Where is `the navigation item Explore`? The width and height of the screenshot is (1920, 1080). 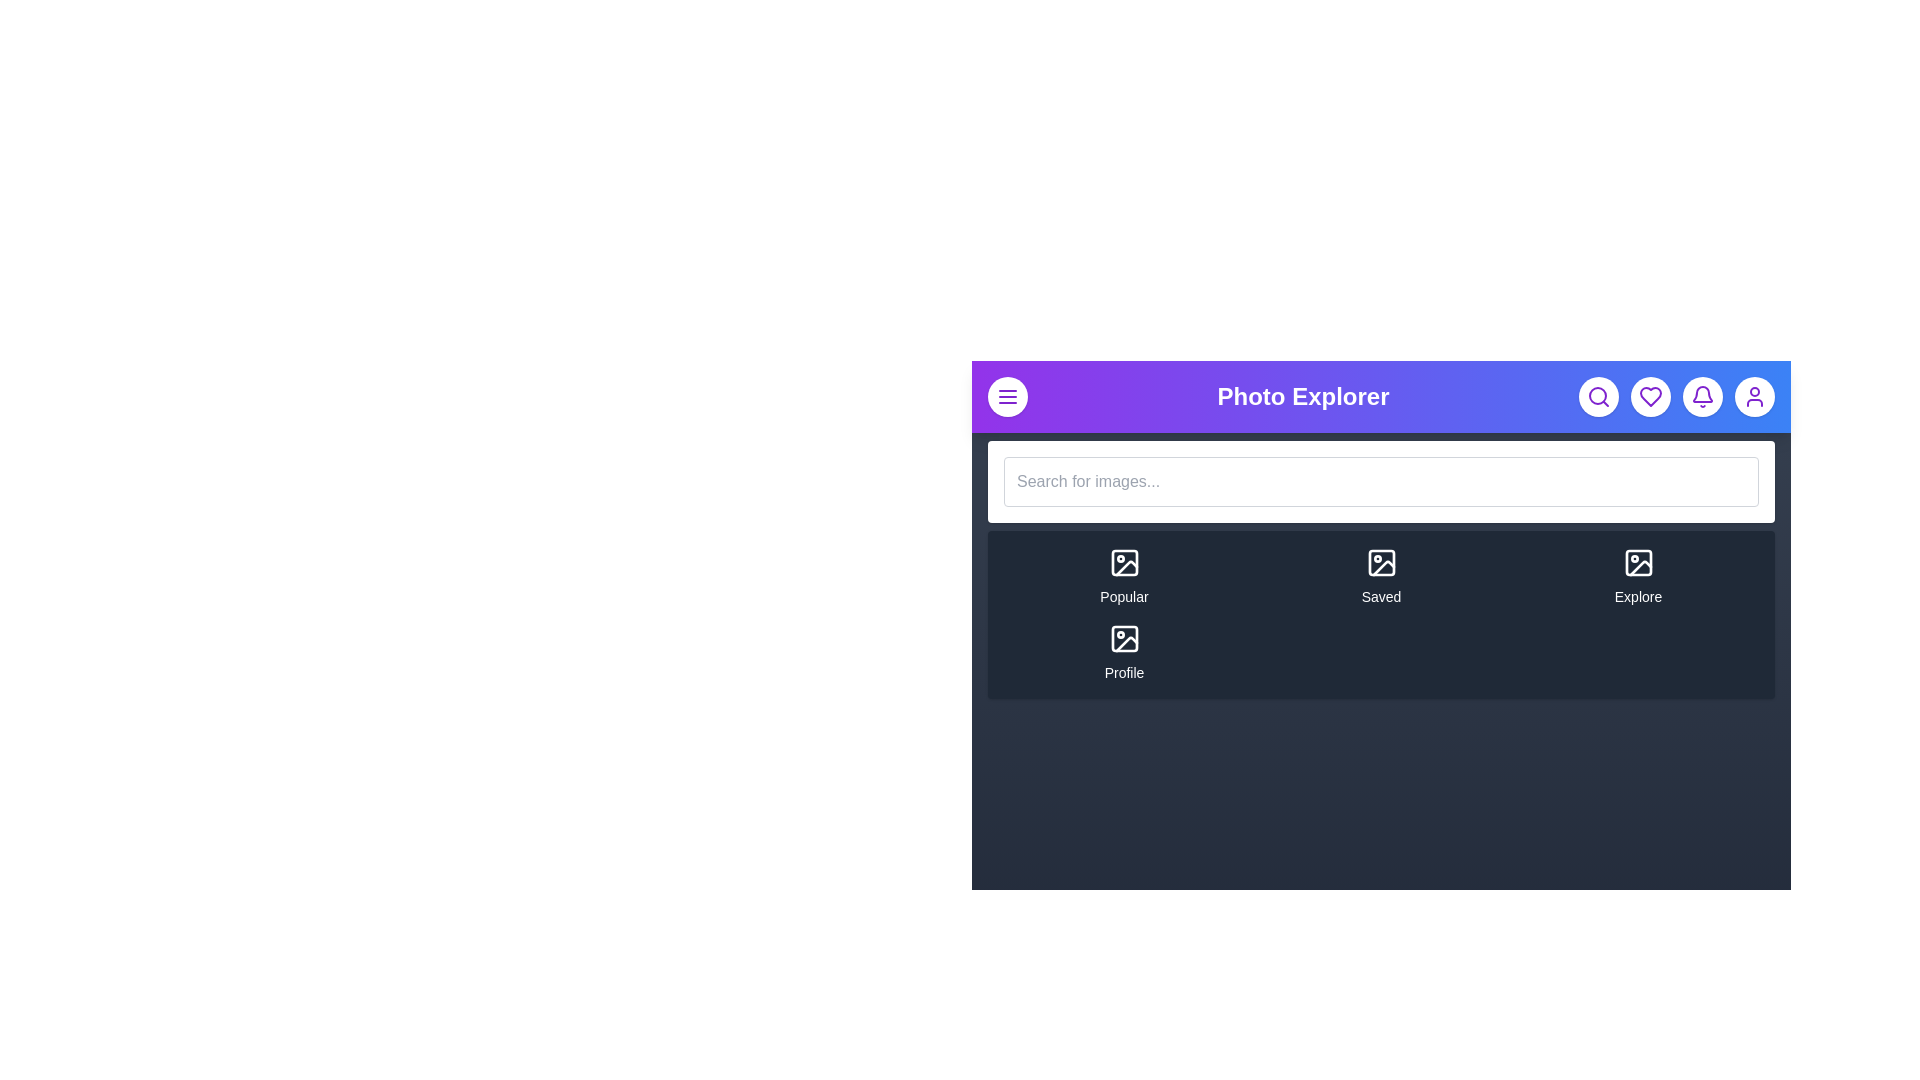
the navigation item Explore is located at coordinates (1638, 577).